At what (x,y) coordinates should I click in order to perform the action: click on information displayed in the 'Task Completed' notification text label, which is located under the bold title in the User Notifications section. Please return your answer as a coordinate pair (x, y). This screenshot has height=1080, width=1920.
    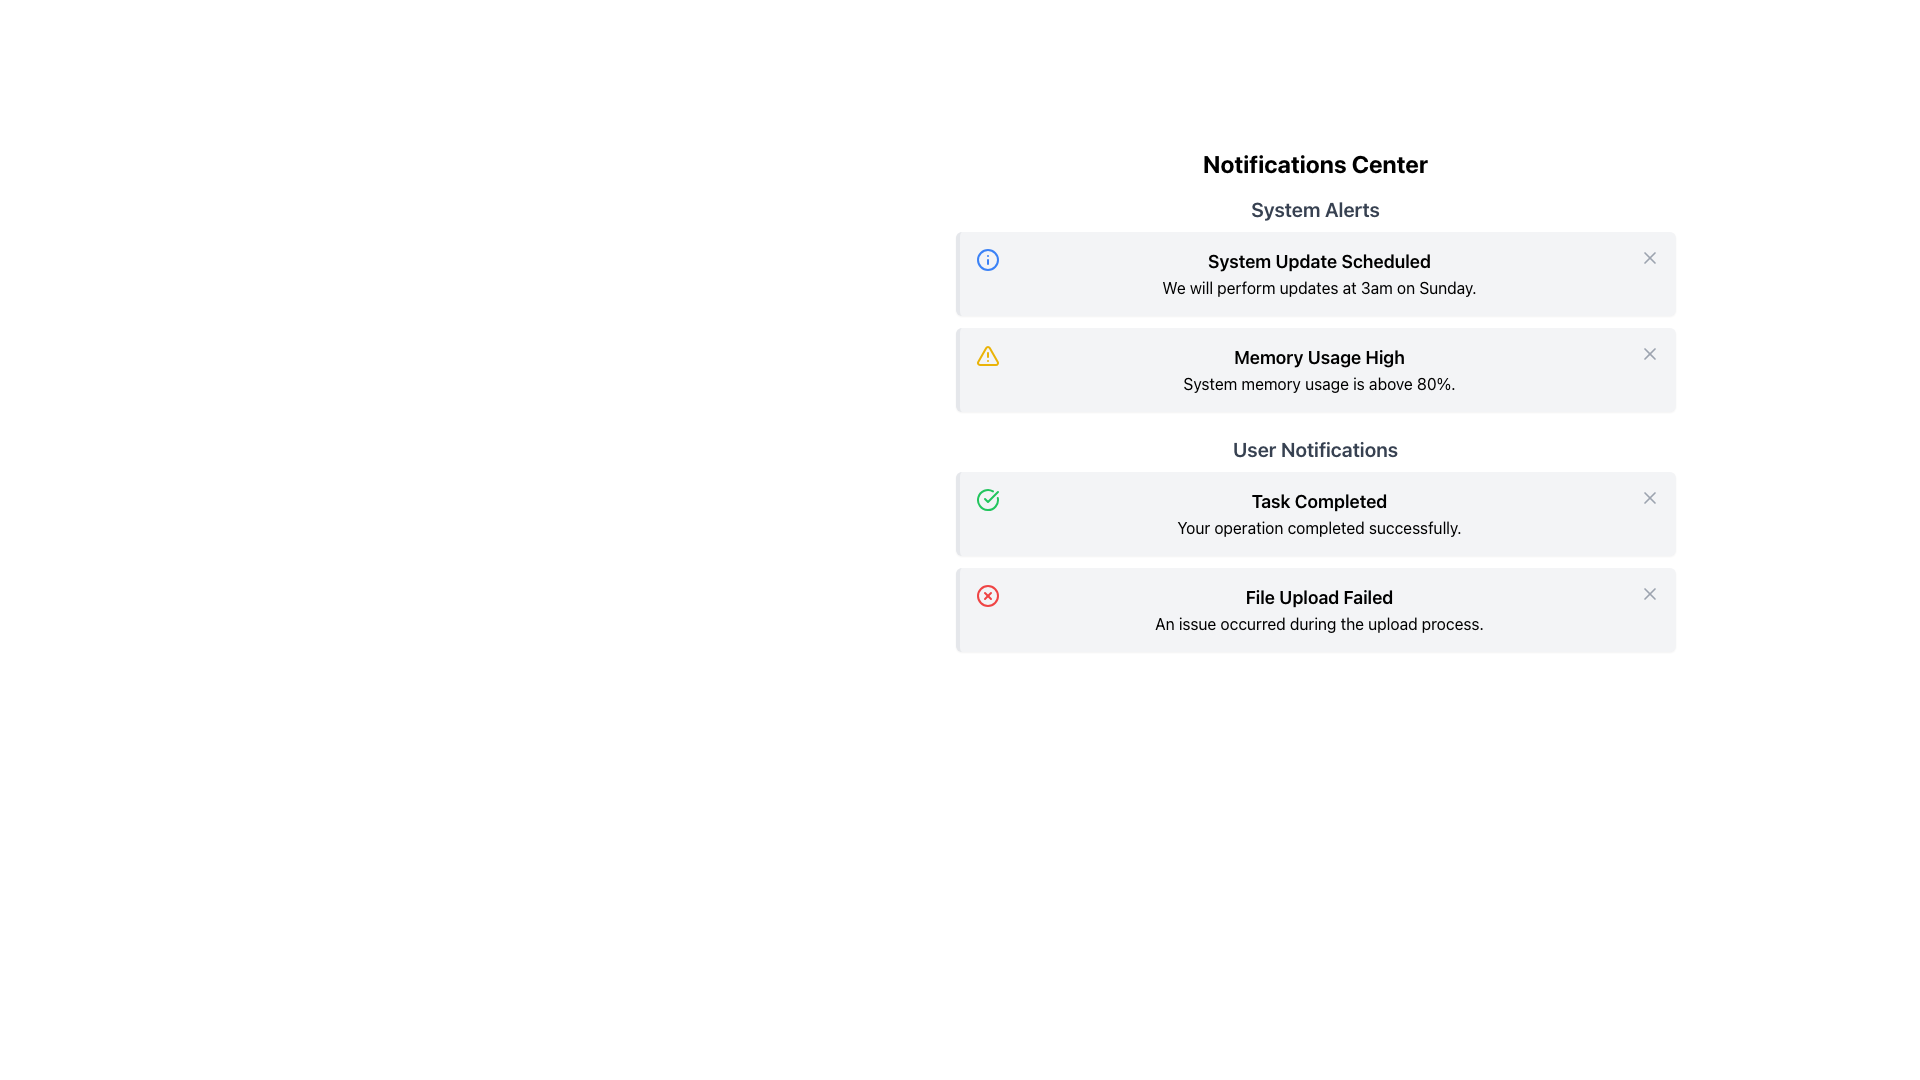
    Looking at the image, I should click on (1319, 527).